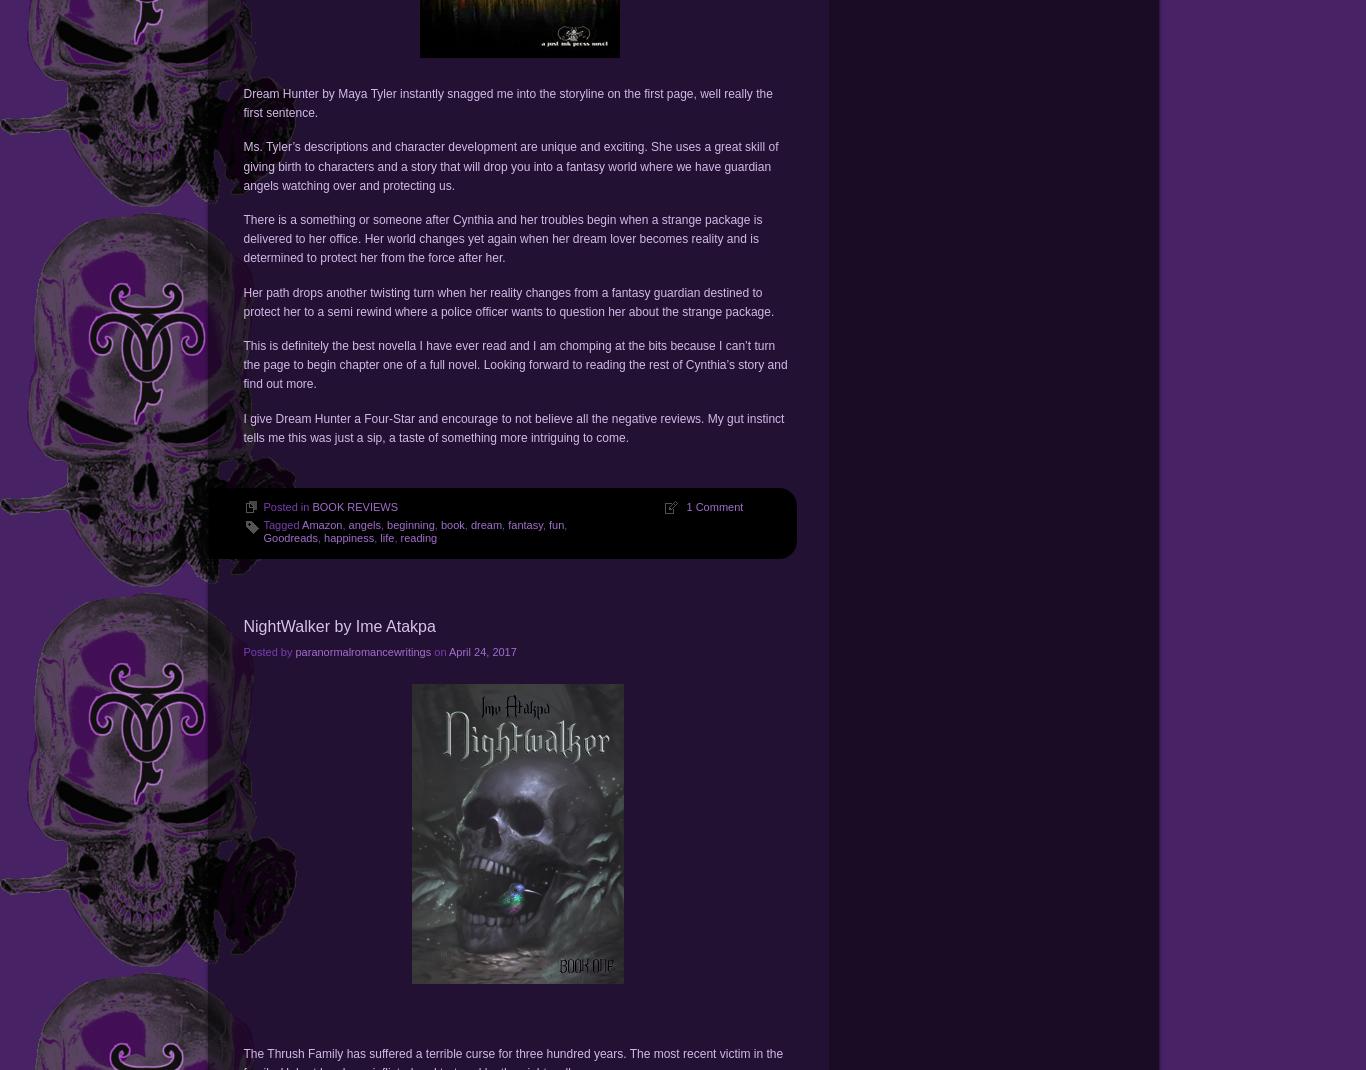 The height and width of the screenshot is (1070, 1366). What do you see at coordinates (556, 523) in the screenshot?
I see `'fun'` at bounding box center [556, 523].